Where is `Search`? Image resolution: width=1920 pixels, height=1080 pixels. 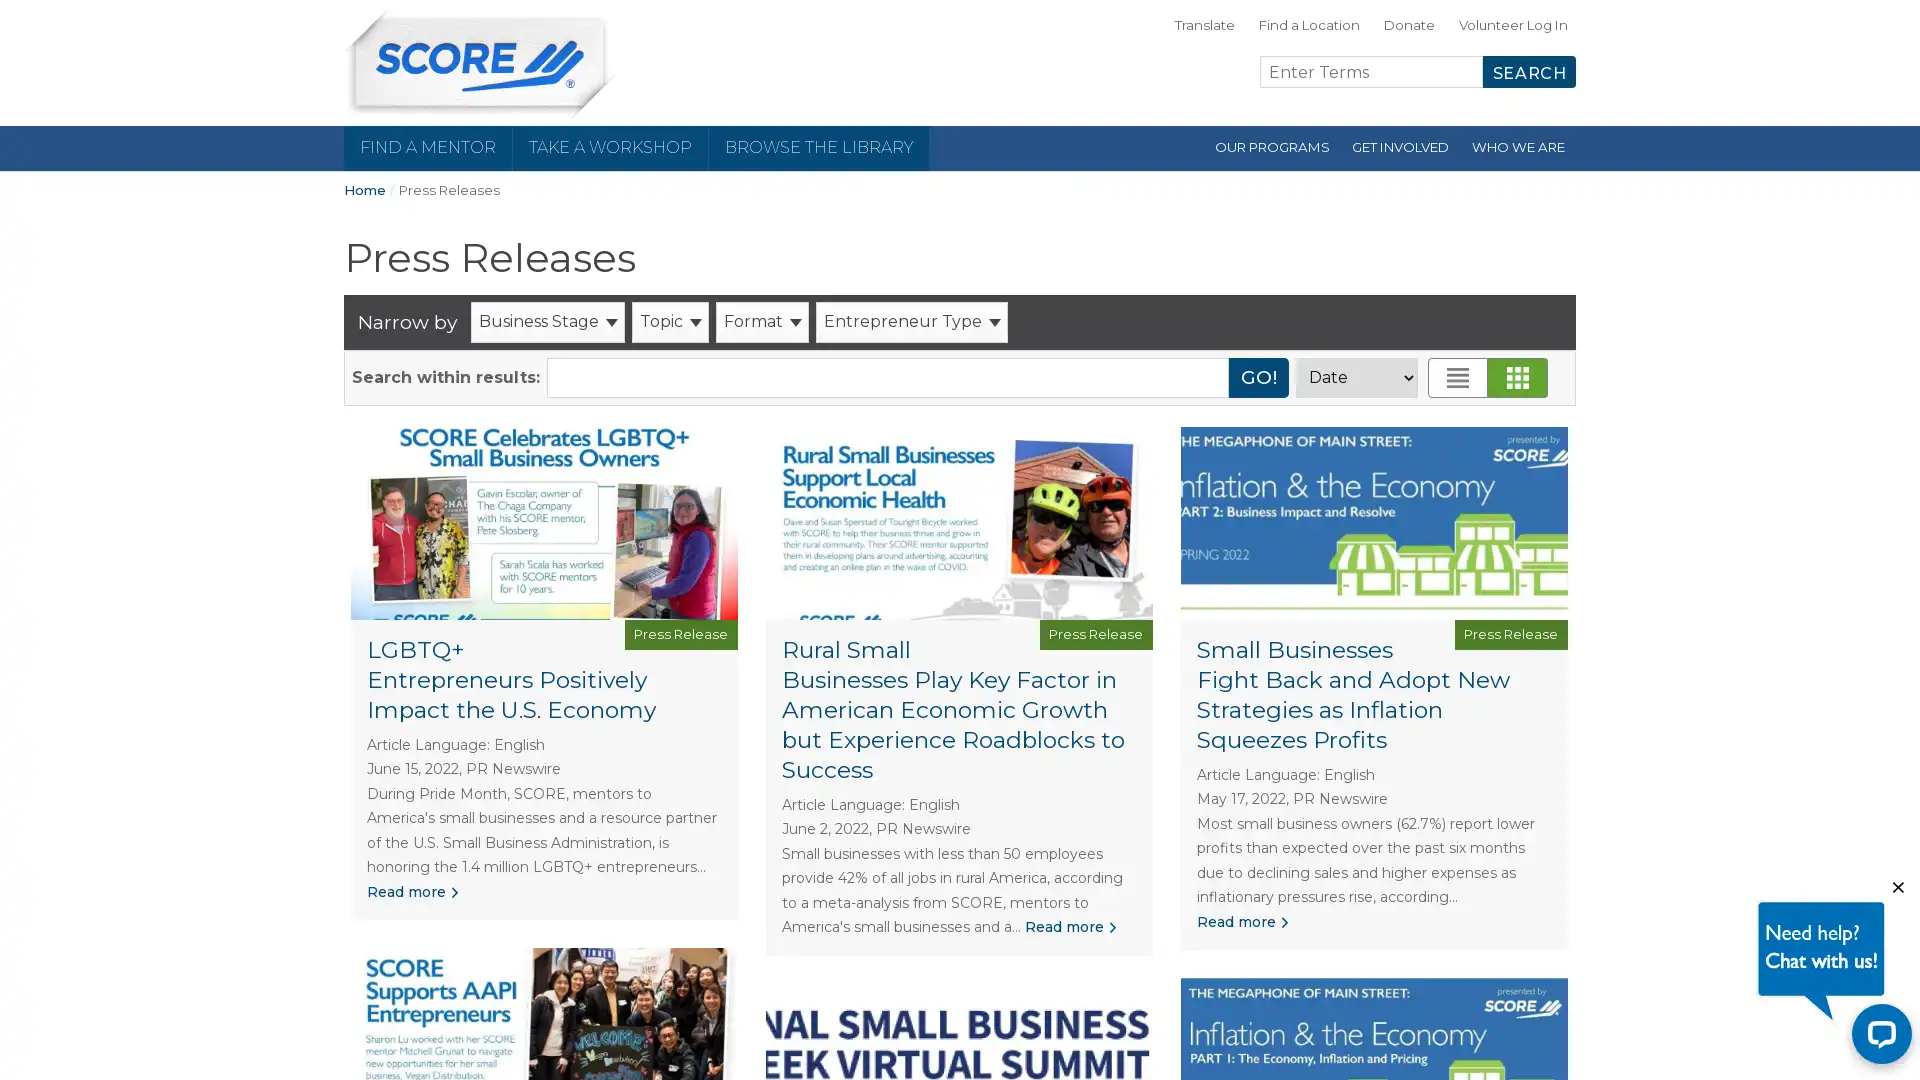 Search is located at coordinates (1528, 71).